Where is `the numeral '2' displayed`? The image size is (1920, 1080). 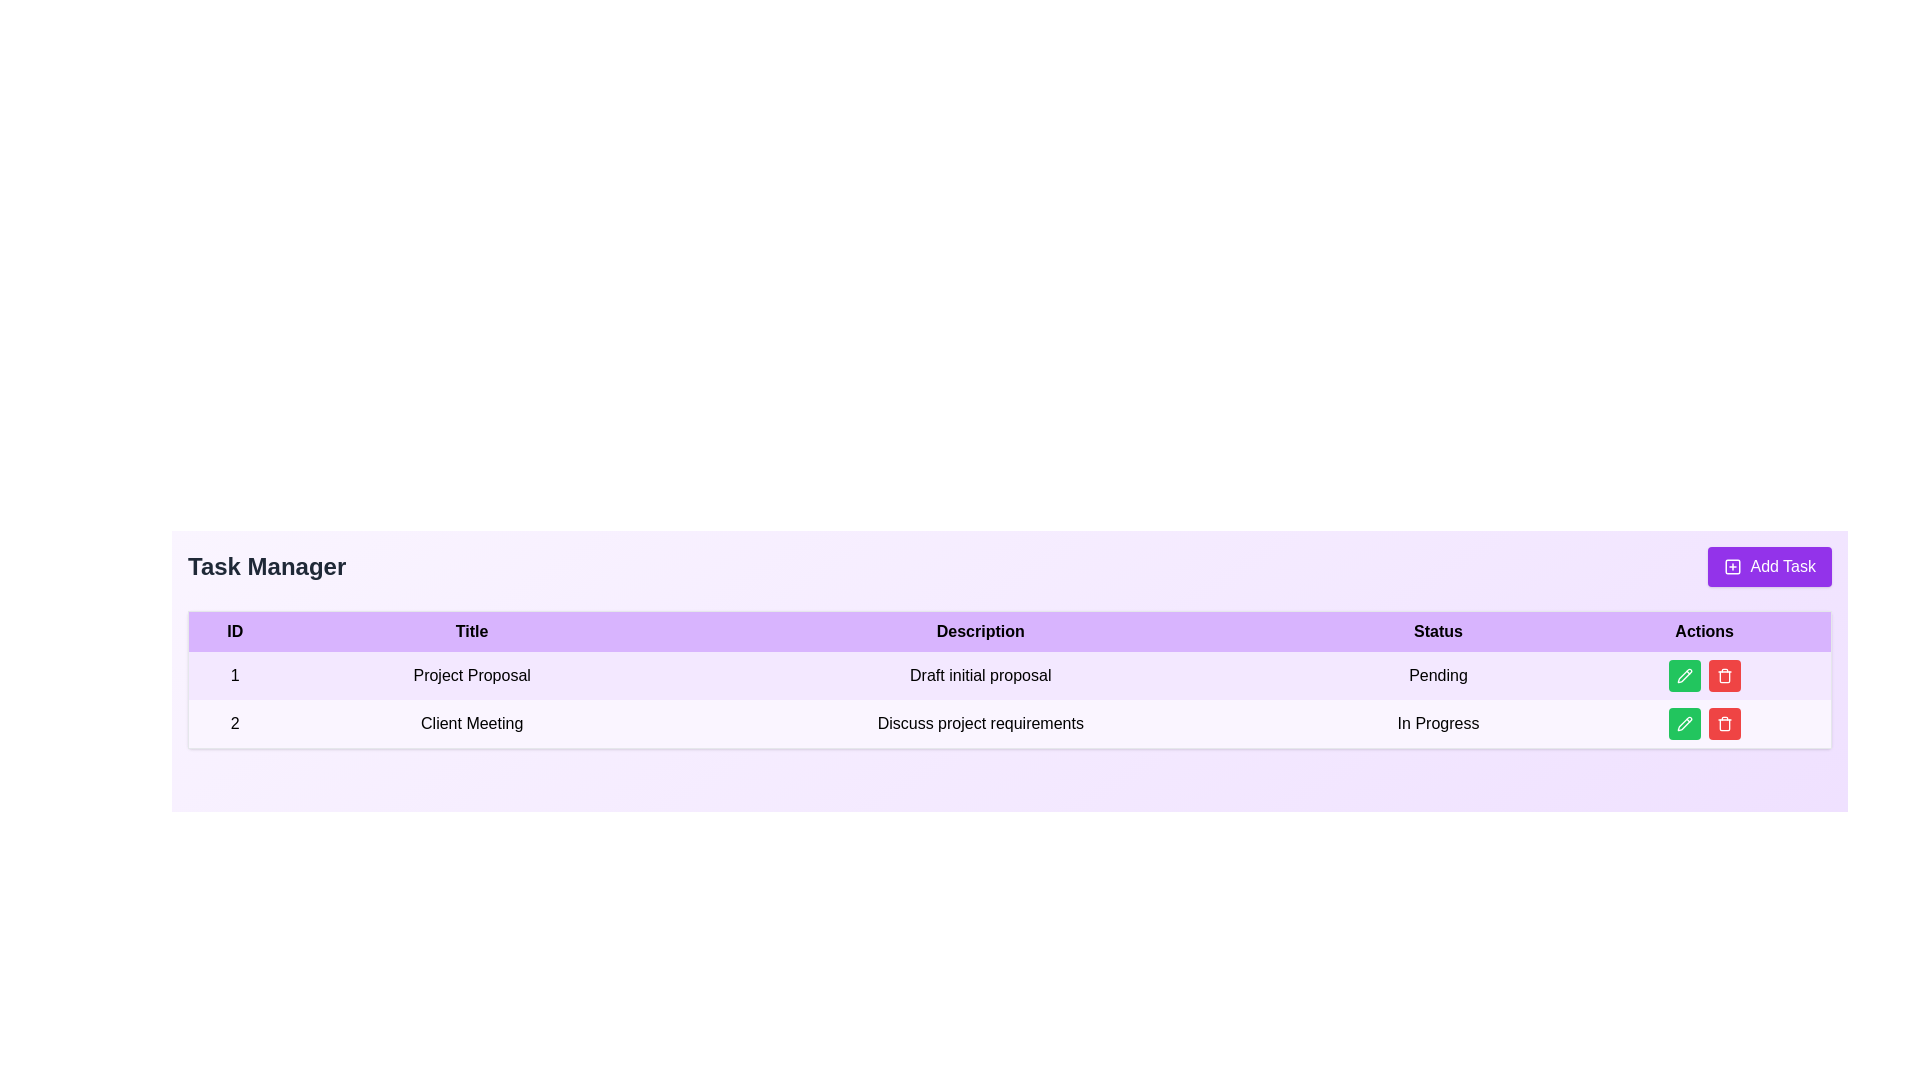
the numeral '2' displayed is located at coordinates (235, 724).